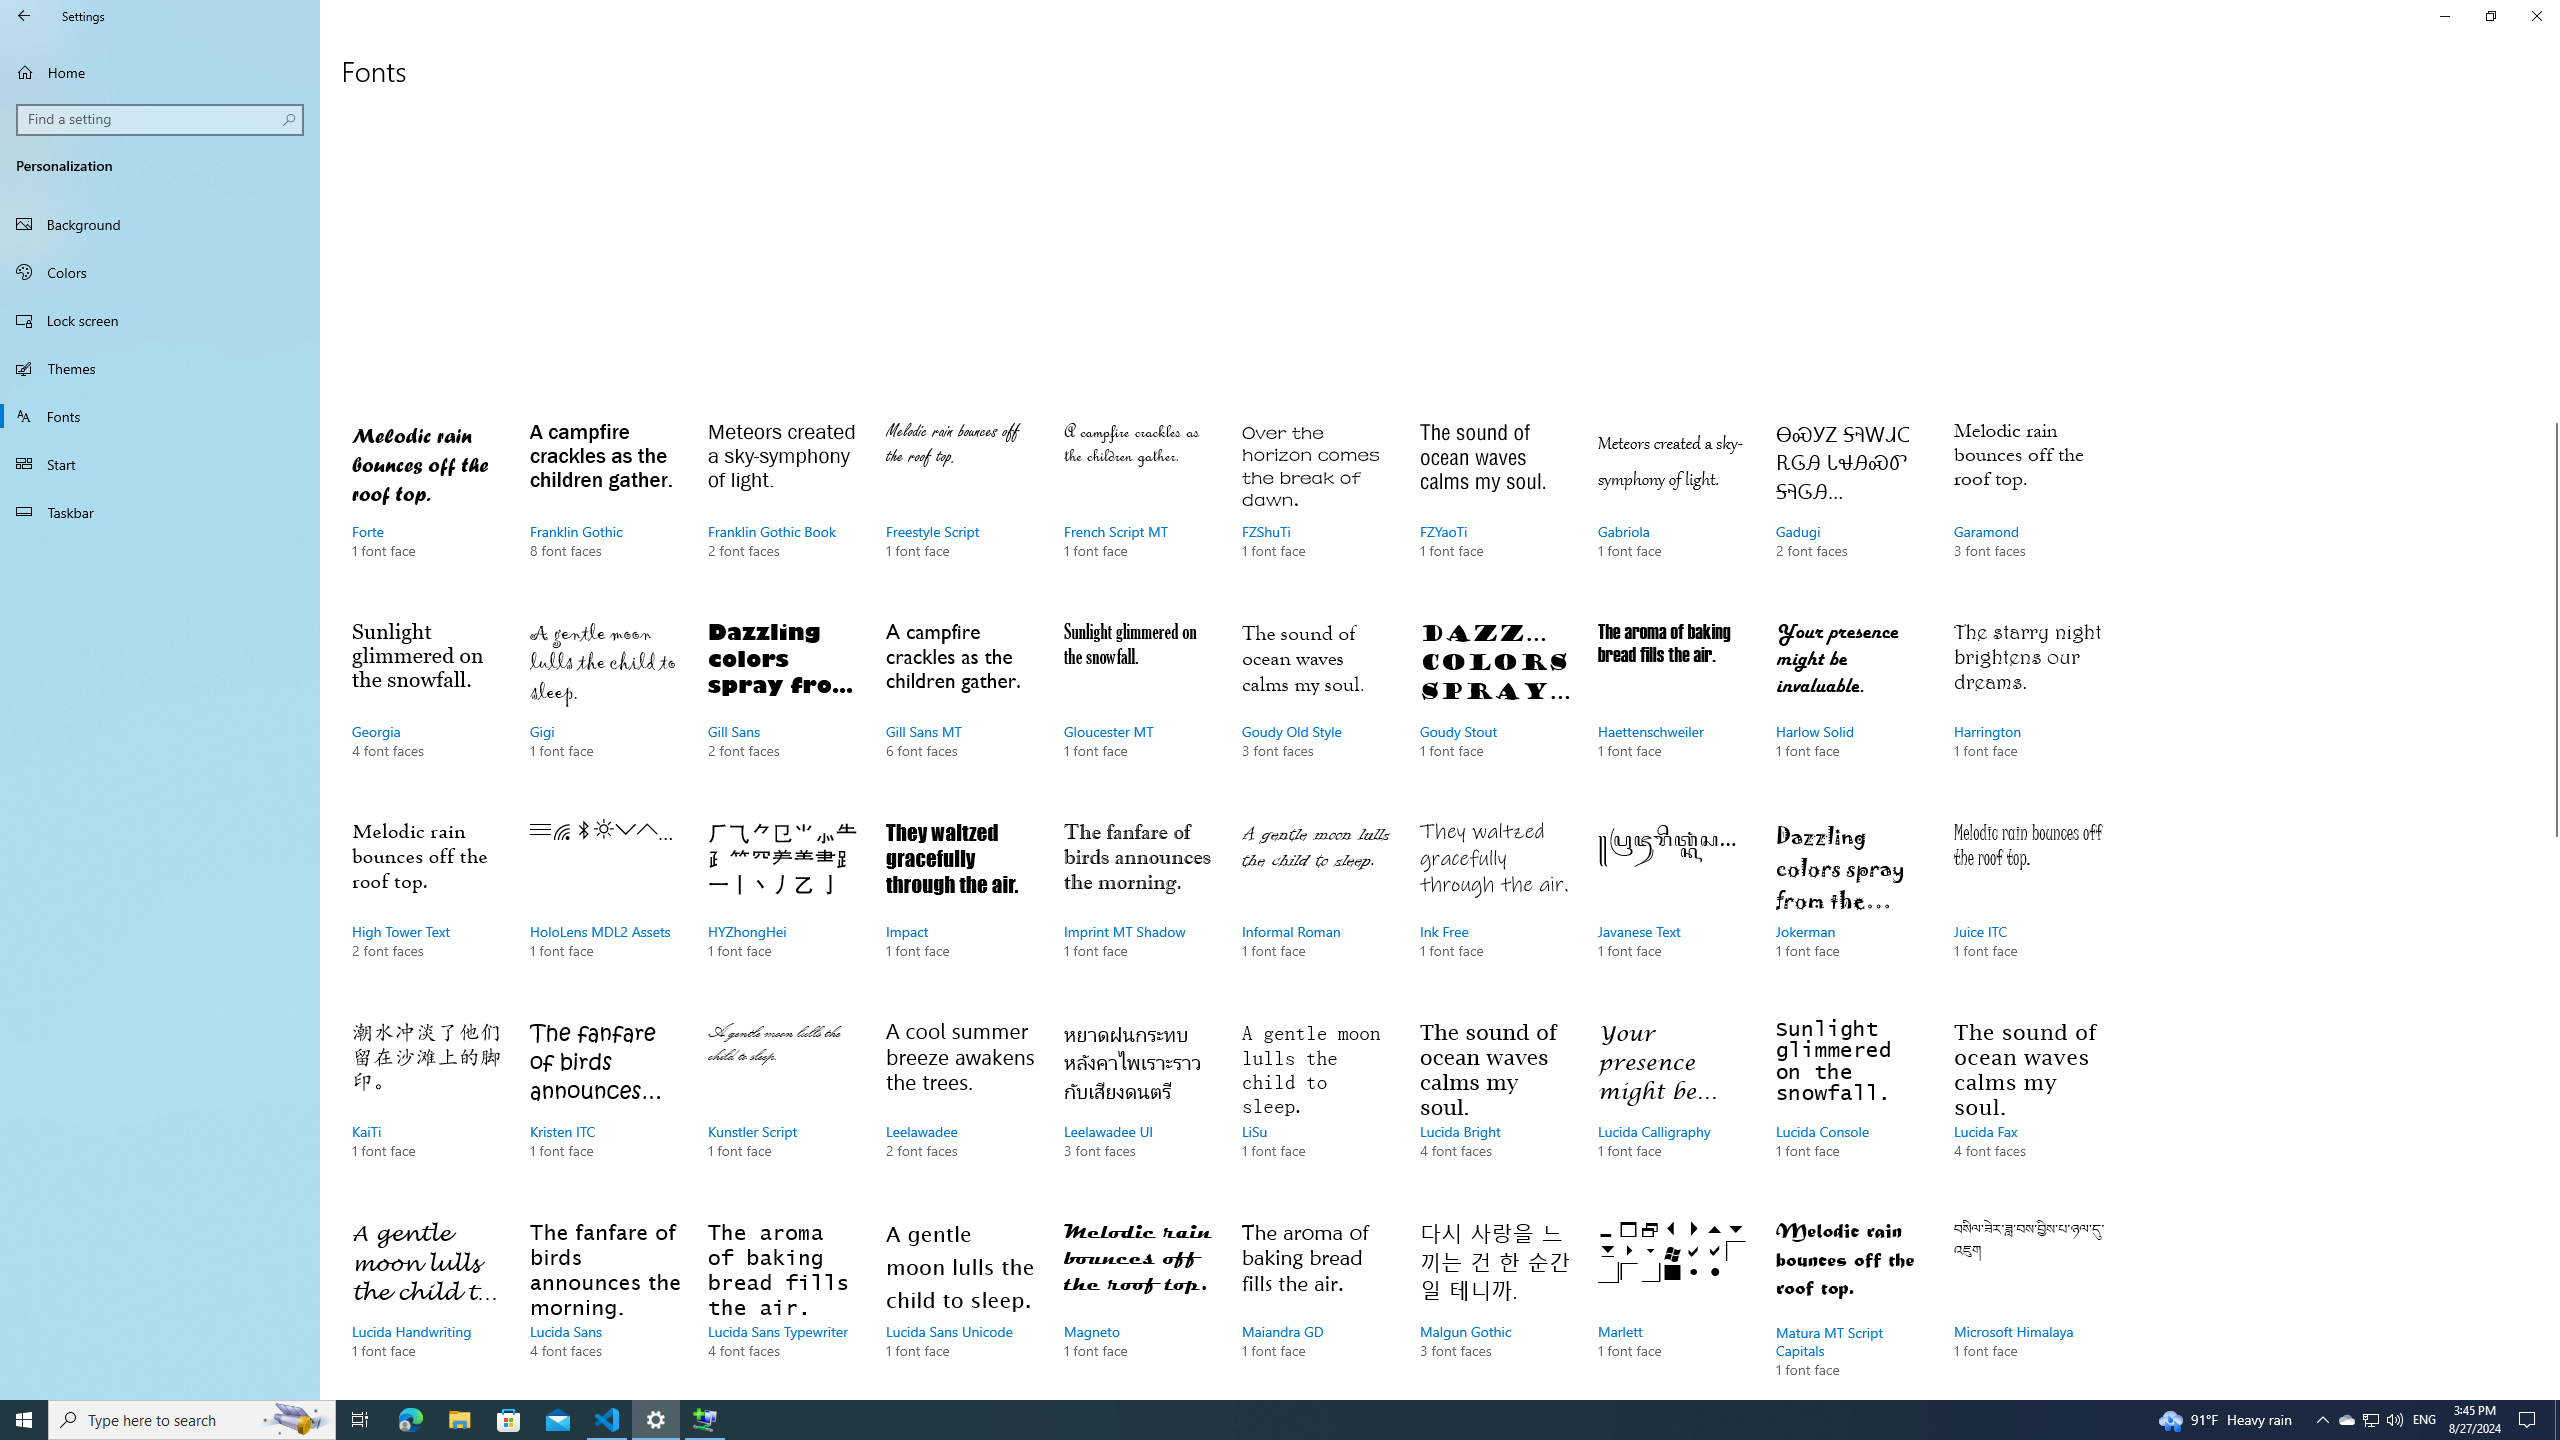 The height and width of the screenshot is (1440, 2560). I want to click on 'Lucida Bright, 4 font faces', so click(1495, 1108).